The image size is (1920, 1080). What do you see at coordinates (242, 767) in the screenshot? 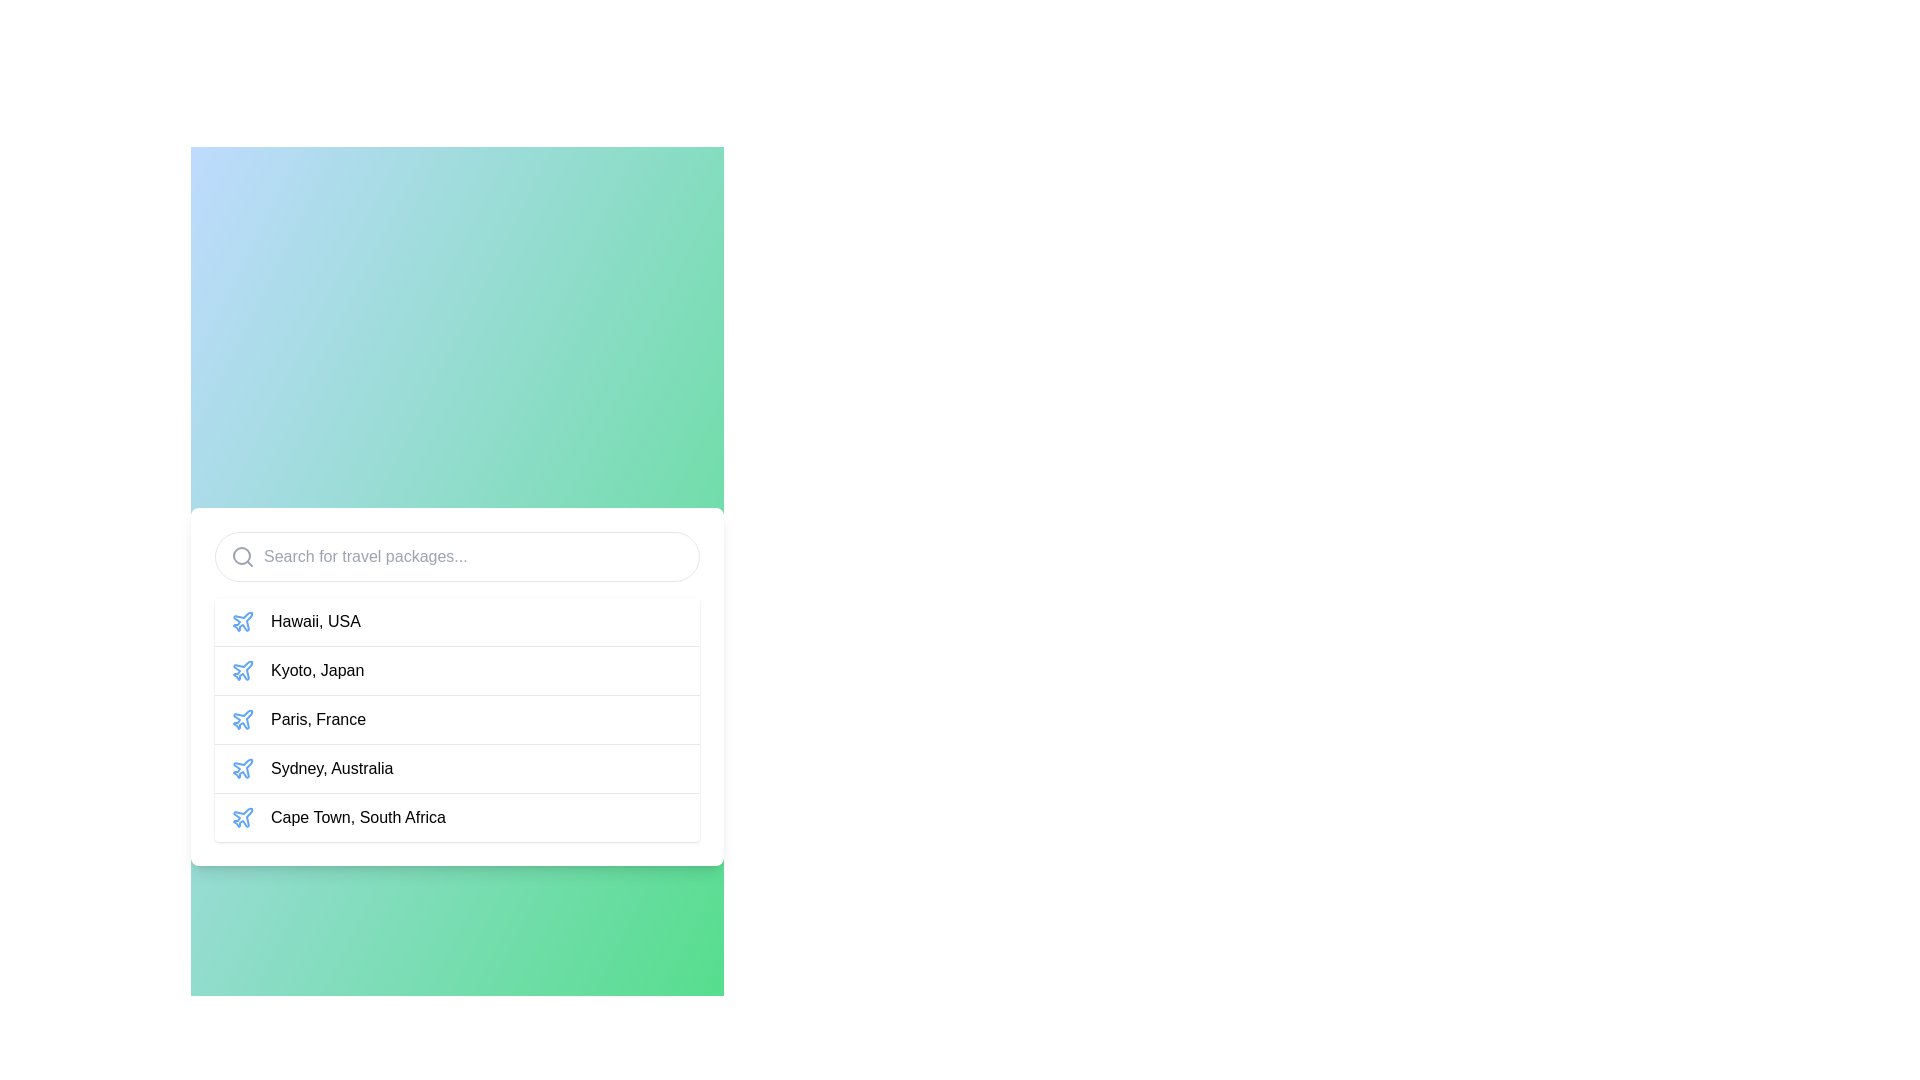
I see `the airplane icon representing the travel option for 'Sydney, Australia', located next to the text in the fourth position of a vertical list within a card interface` at bounding box center [242, 767].